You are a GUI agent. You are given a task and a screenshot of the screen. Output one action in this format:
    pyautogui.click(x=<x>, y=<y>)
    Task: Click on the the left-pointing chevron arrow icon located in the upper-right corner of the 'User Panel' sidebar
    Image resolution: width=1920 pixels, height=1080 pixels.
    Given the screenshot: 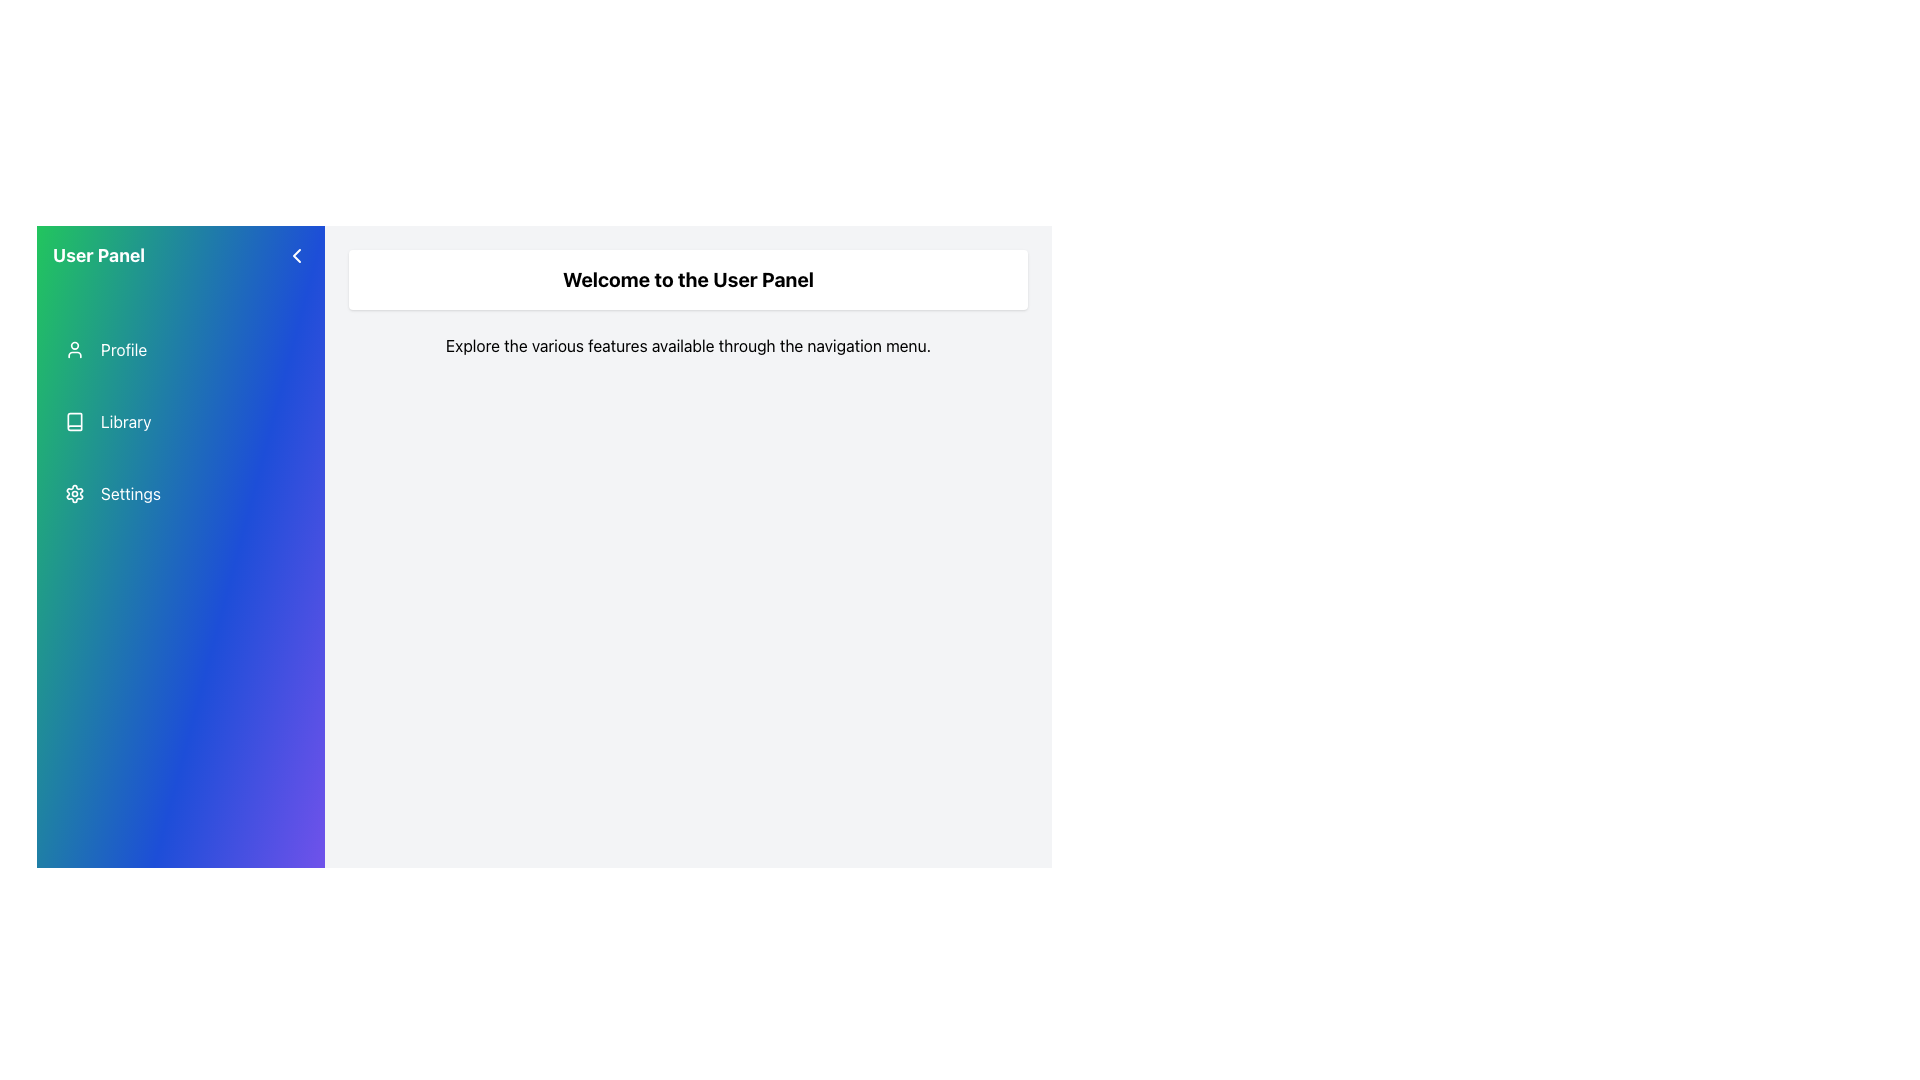 What is the action you would take?
    pyautogui.click(x=296, y=254)
    